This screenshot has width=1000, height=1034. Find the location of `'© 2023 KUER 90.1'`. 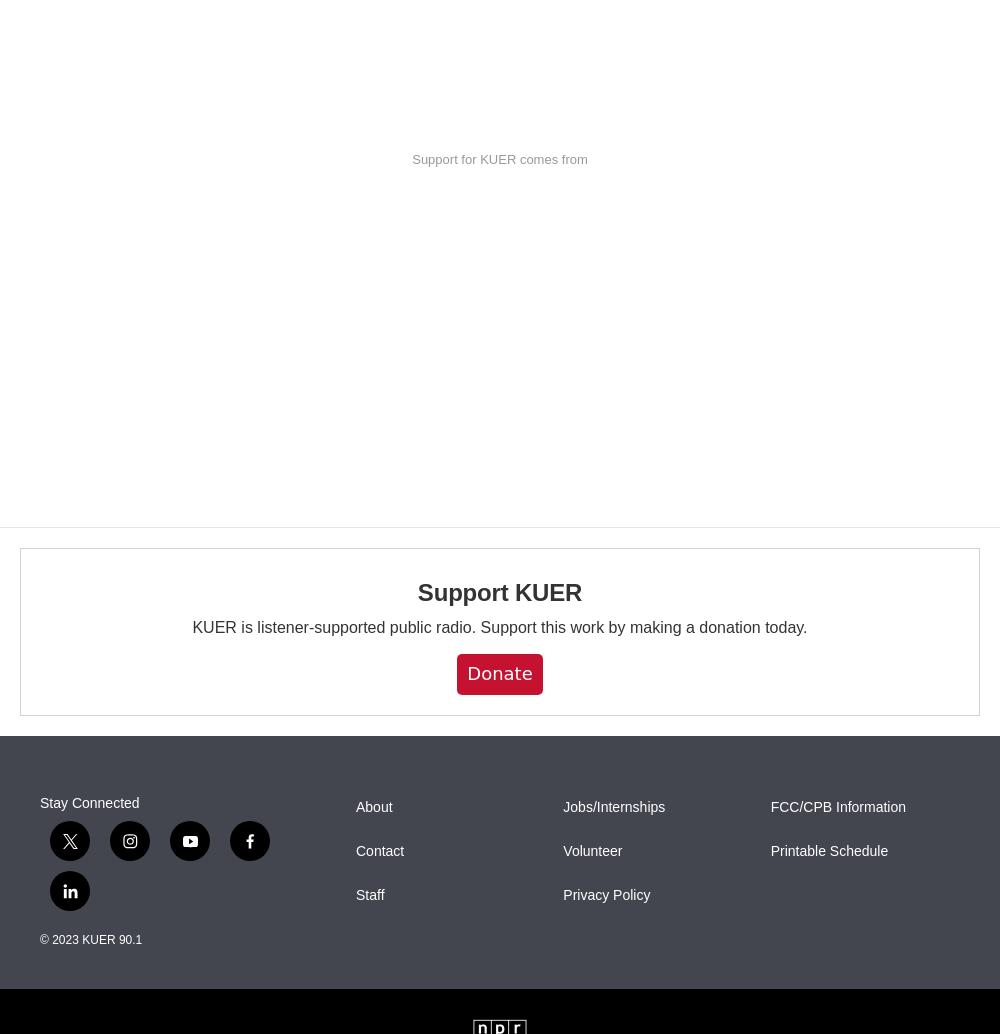

'© 2023 KUER 90.1' is located at coordinates (90, 939).